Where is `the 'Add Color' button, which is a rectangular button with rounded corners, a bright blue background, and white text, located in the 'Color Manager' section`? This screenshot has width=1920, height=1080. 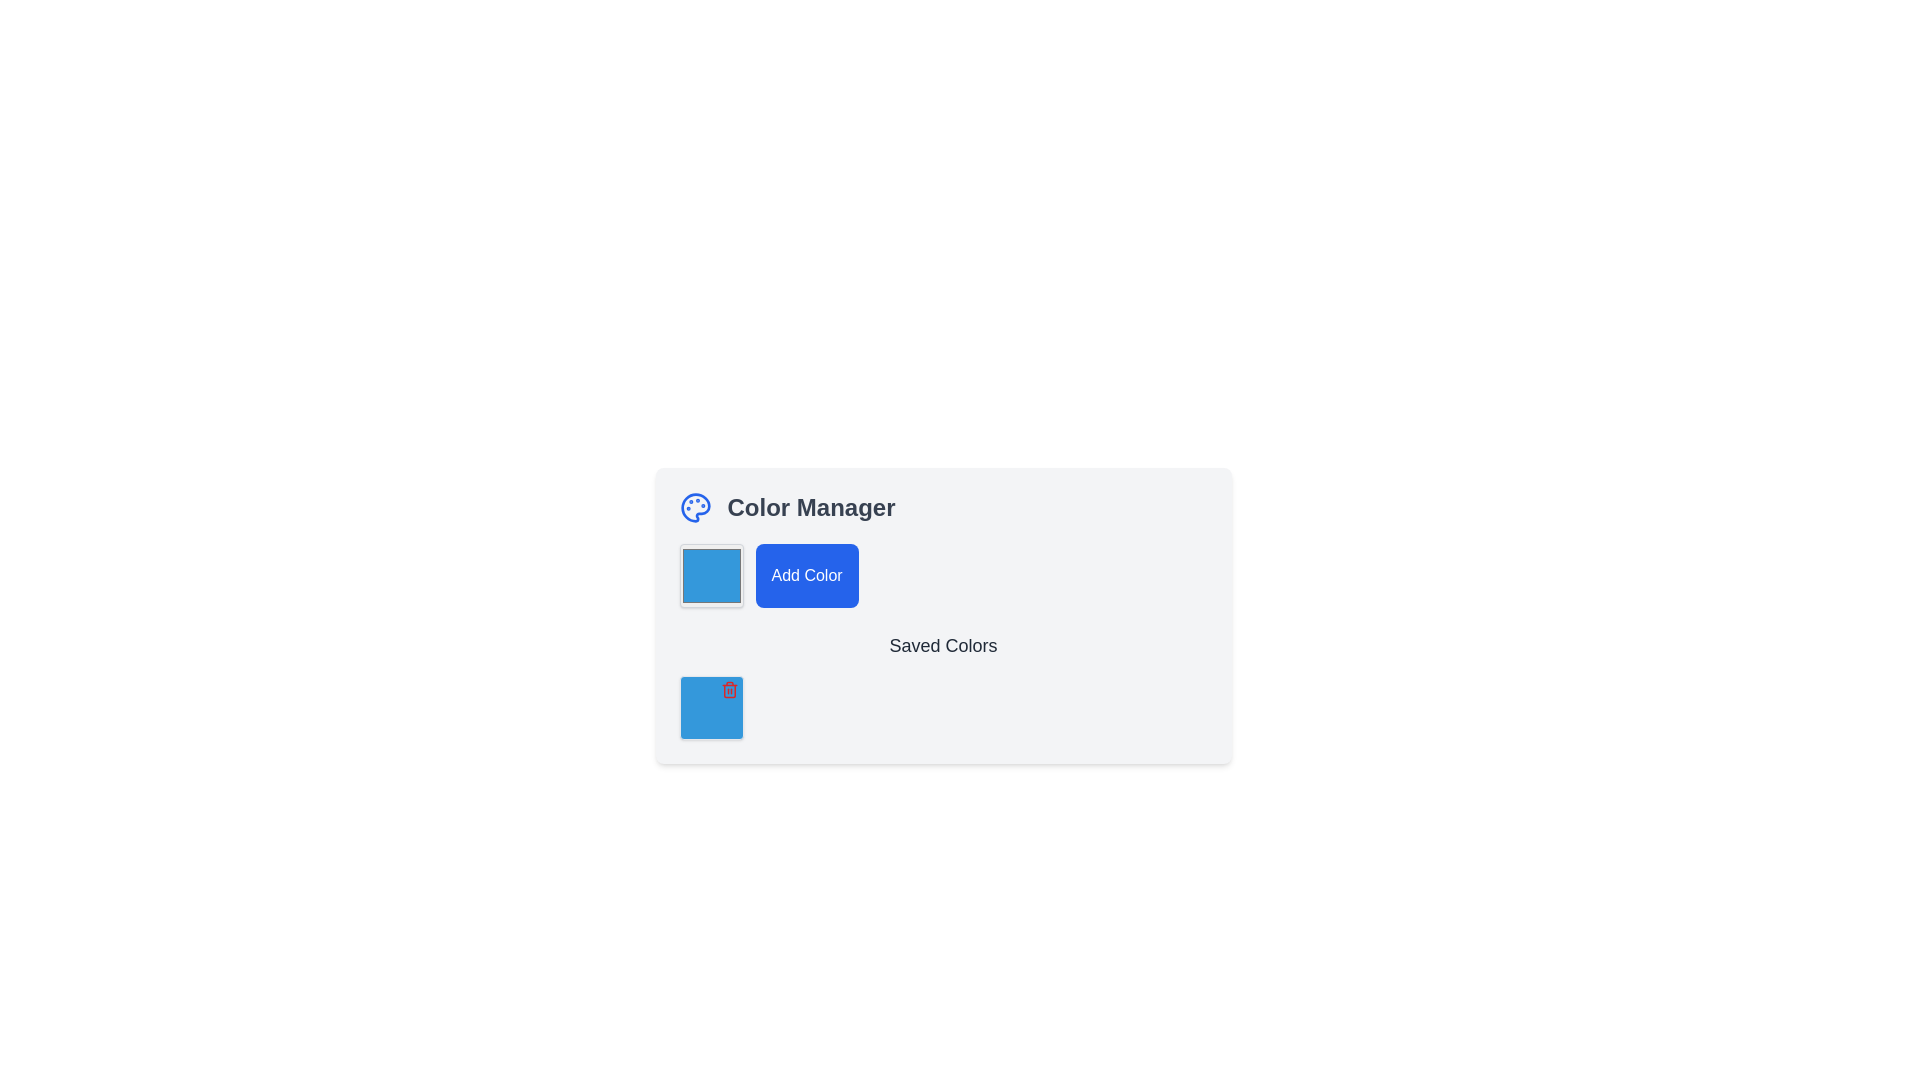
the 'Add Color' button, which is a rectangular button with rounded corners, a bright blue background, and white text, located in the 'Color Manager' section is located at coordinates (807, 575).